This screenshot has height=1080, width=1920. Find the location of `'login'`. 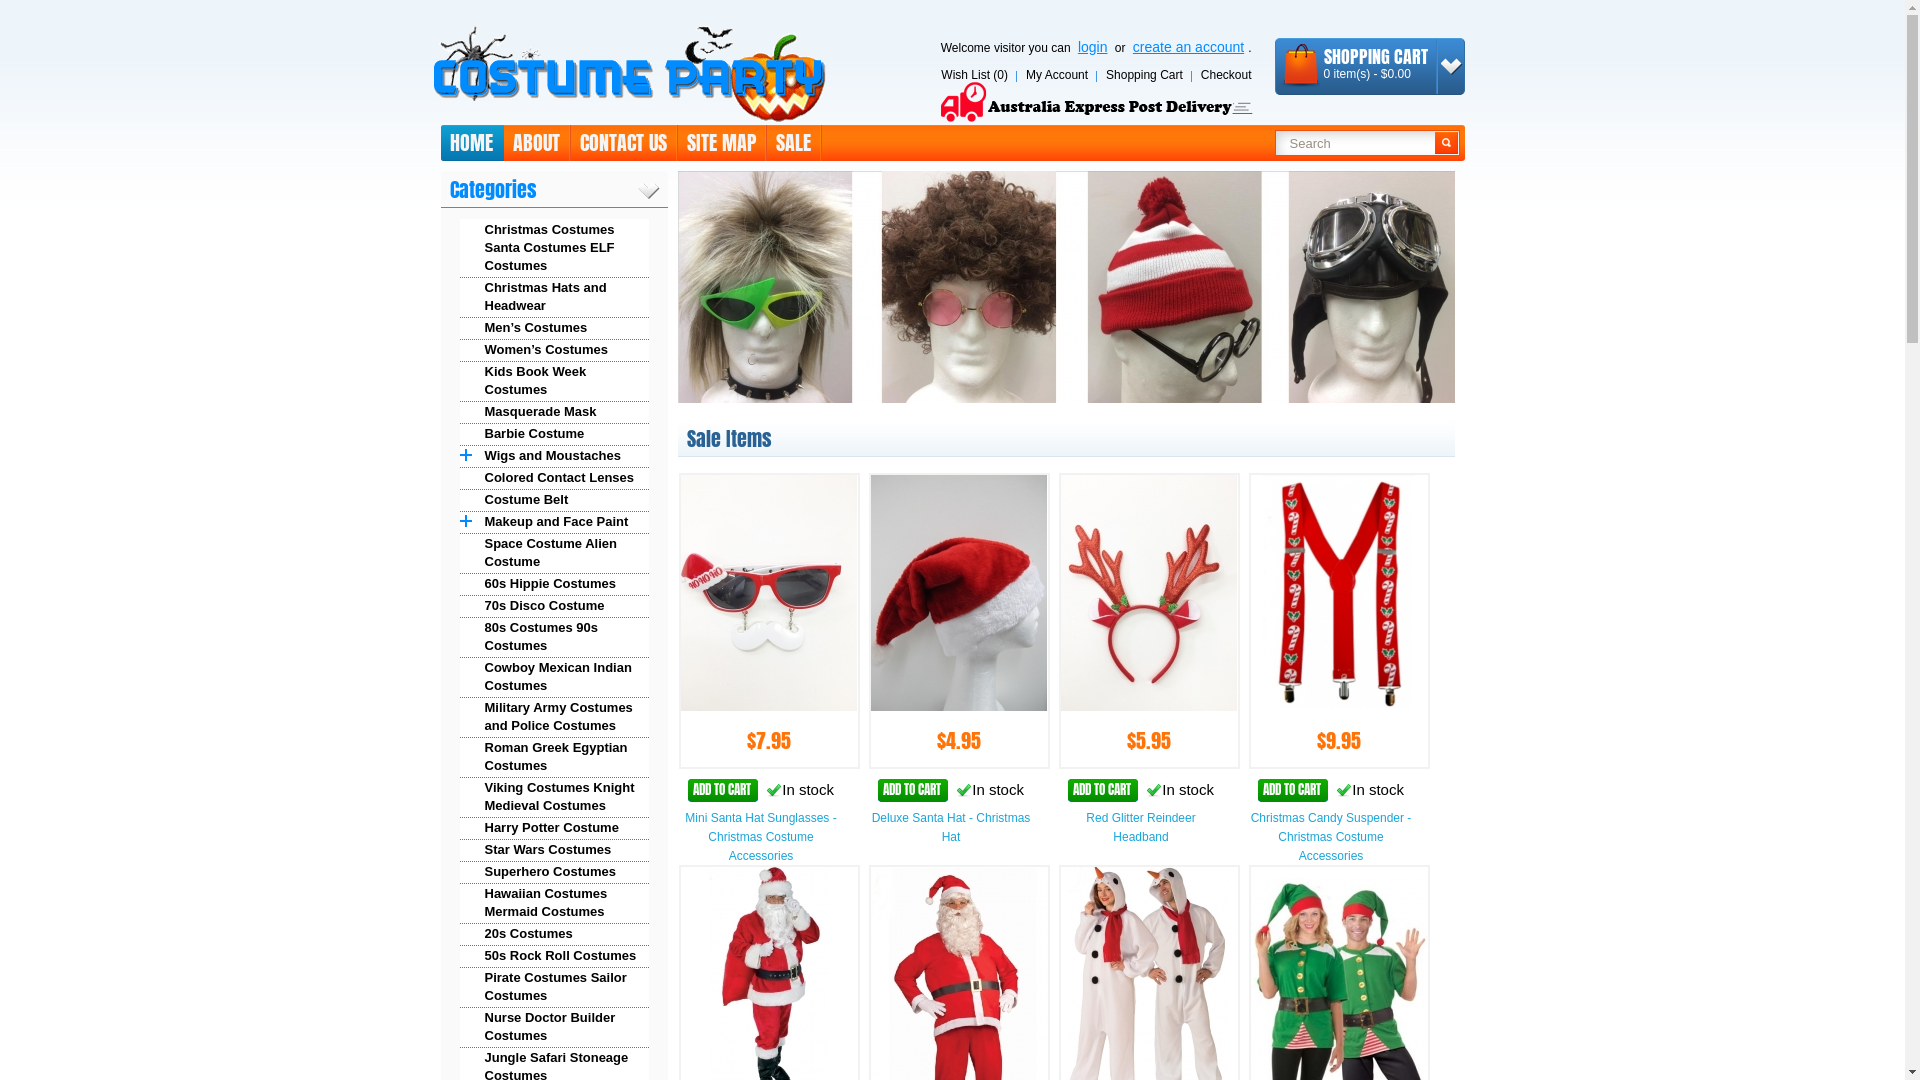

'login' is located at coordinates (1092, 45).